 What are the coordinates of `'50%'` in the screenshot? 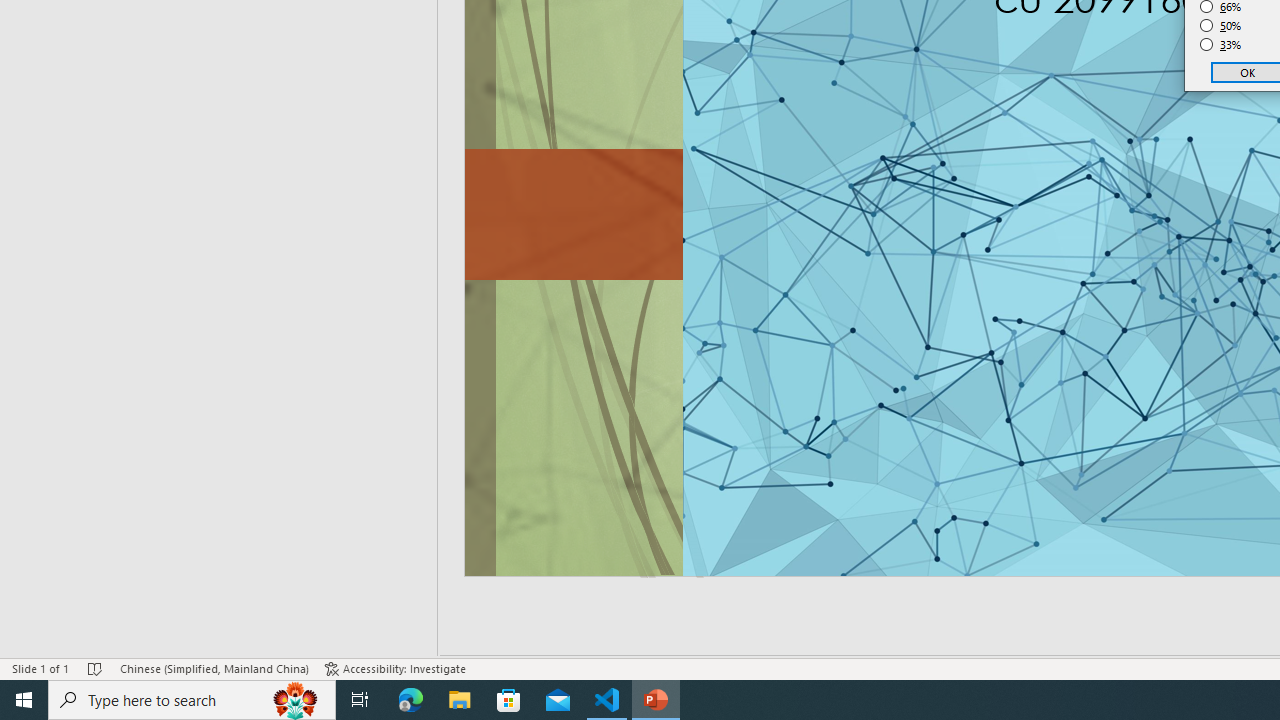 It's located at (1220, 25).